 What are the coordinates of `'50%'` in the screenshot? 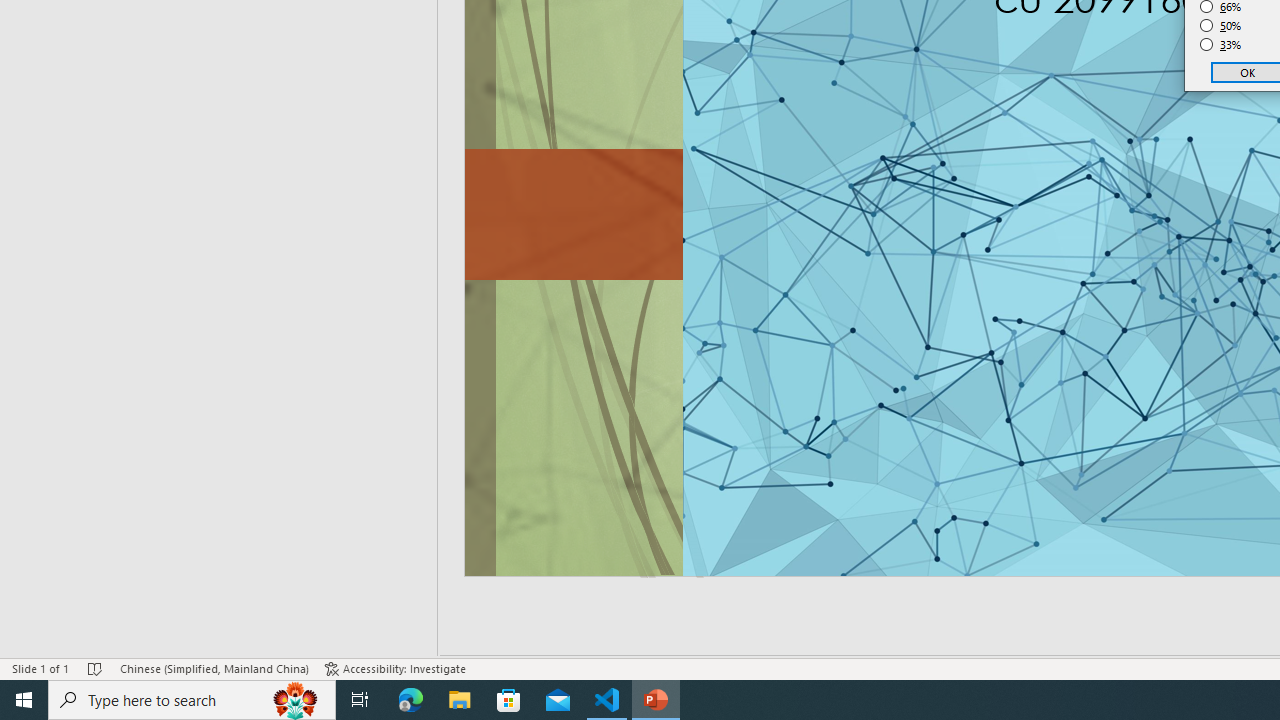 It's located at (1220, 25).